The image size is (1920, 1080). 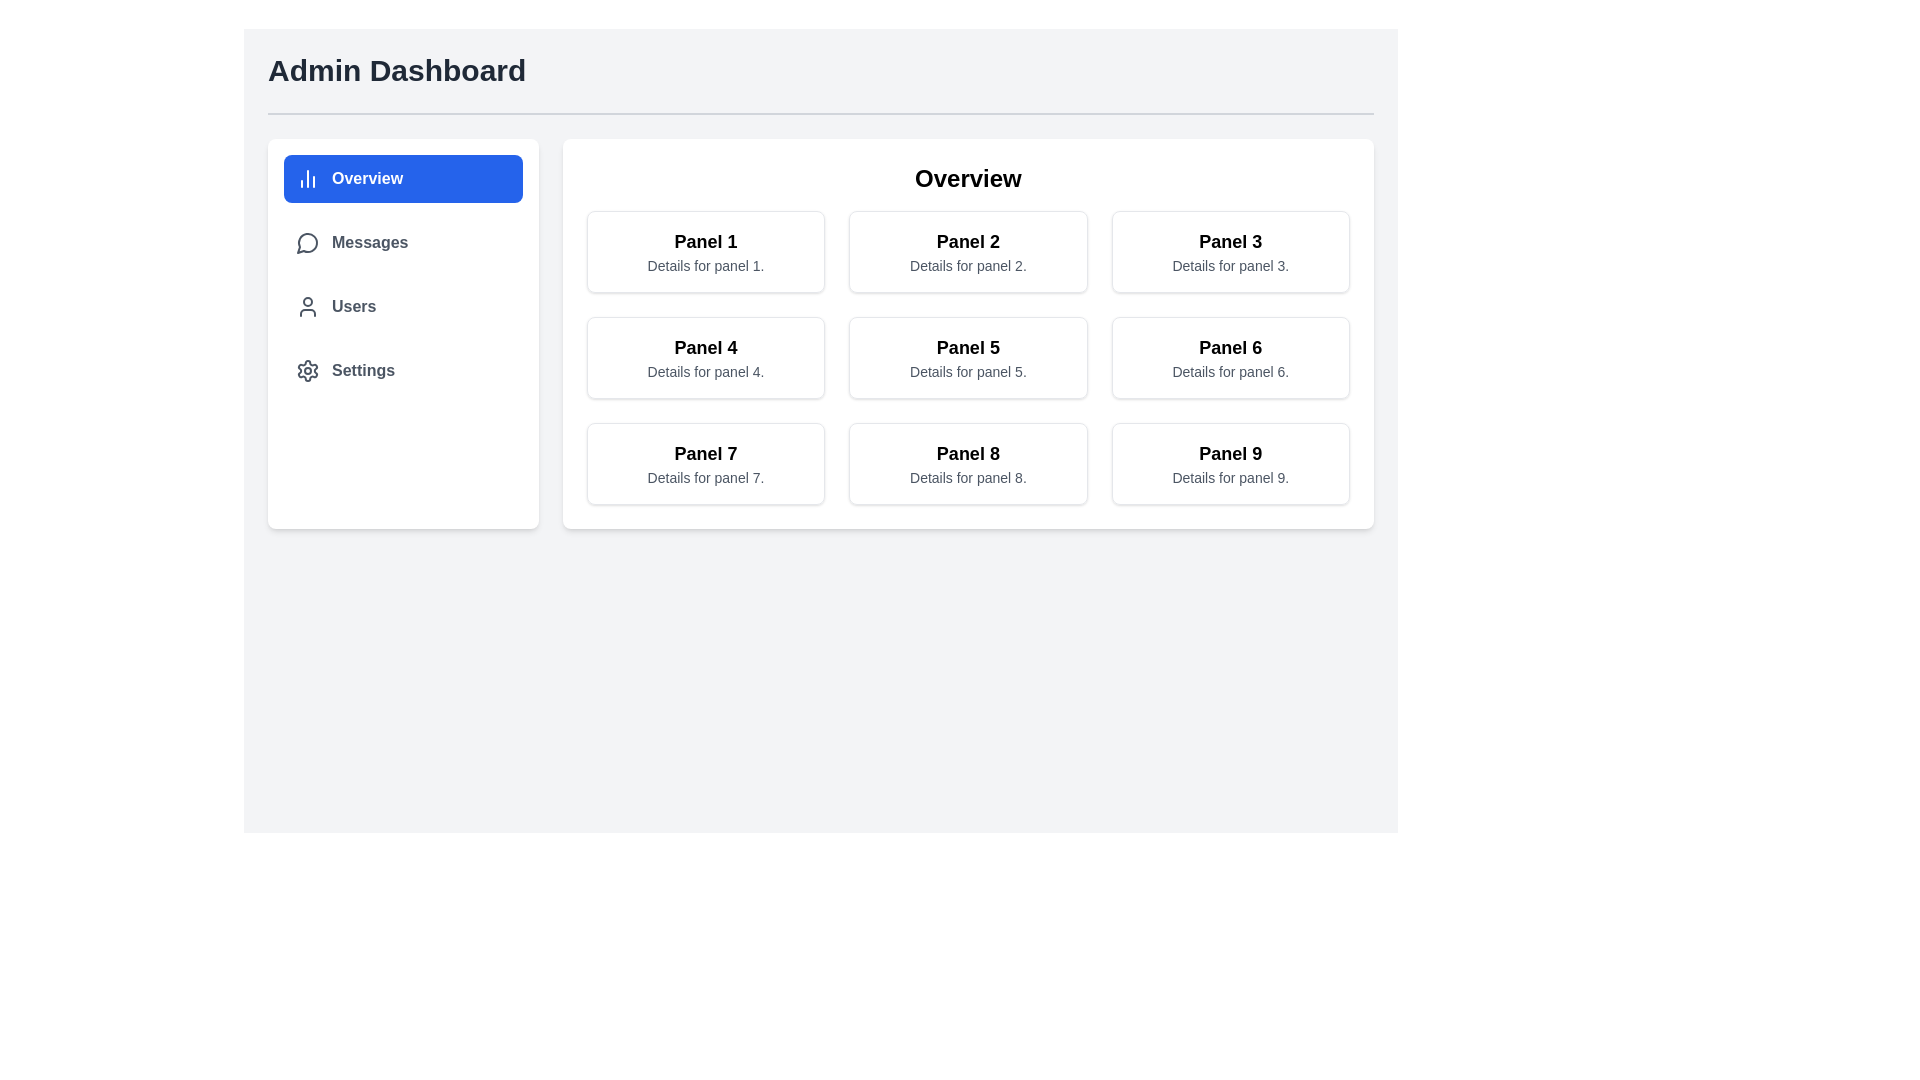 I want to click on the text label reading 'Panel 8', which is styled in bold, large black font and serves as the heading of a card in the Overview section, so click(x=968, y=454).